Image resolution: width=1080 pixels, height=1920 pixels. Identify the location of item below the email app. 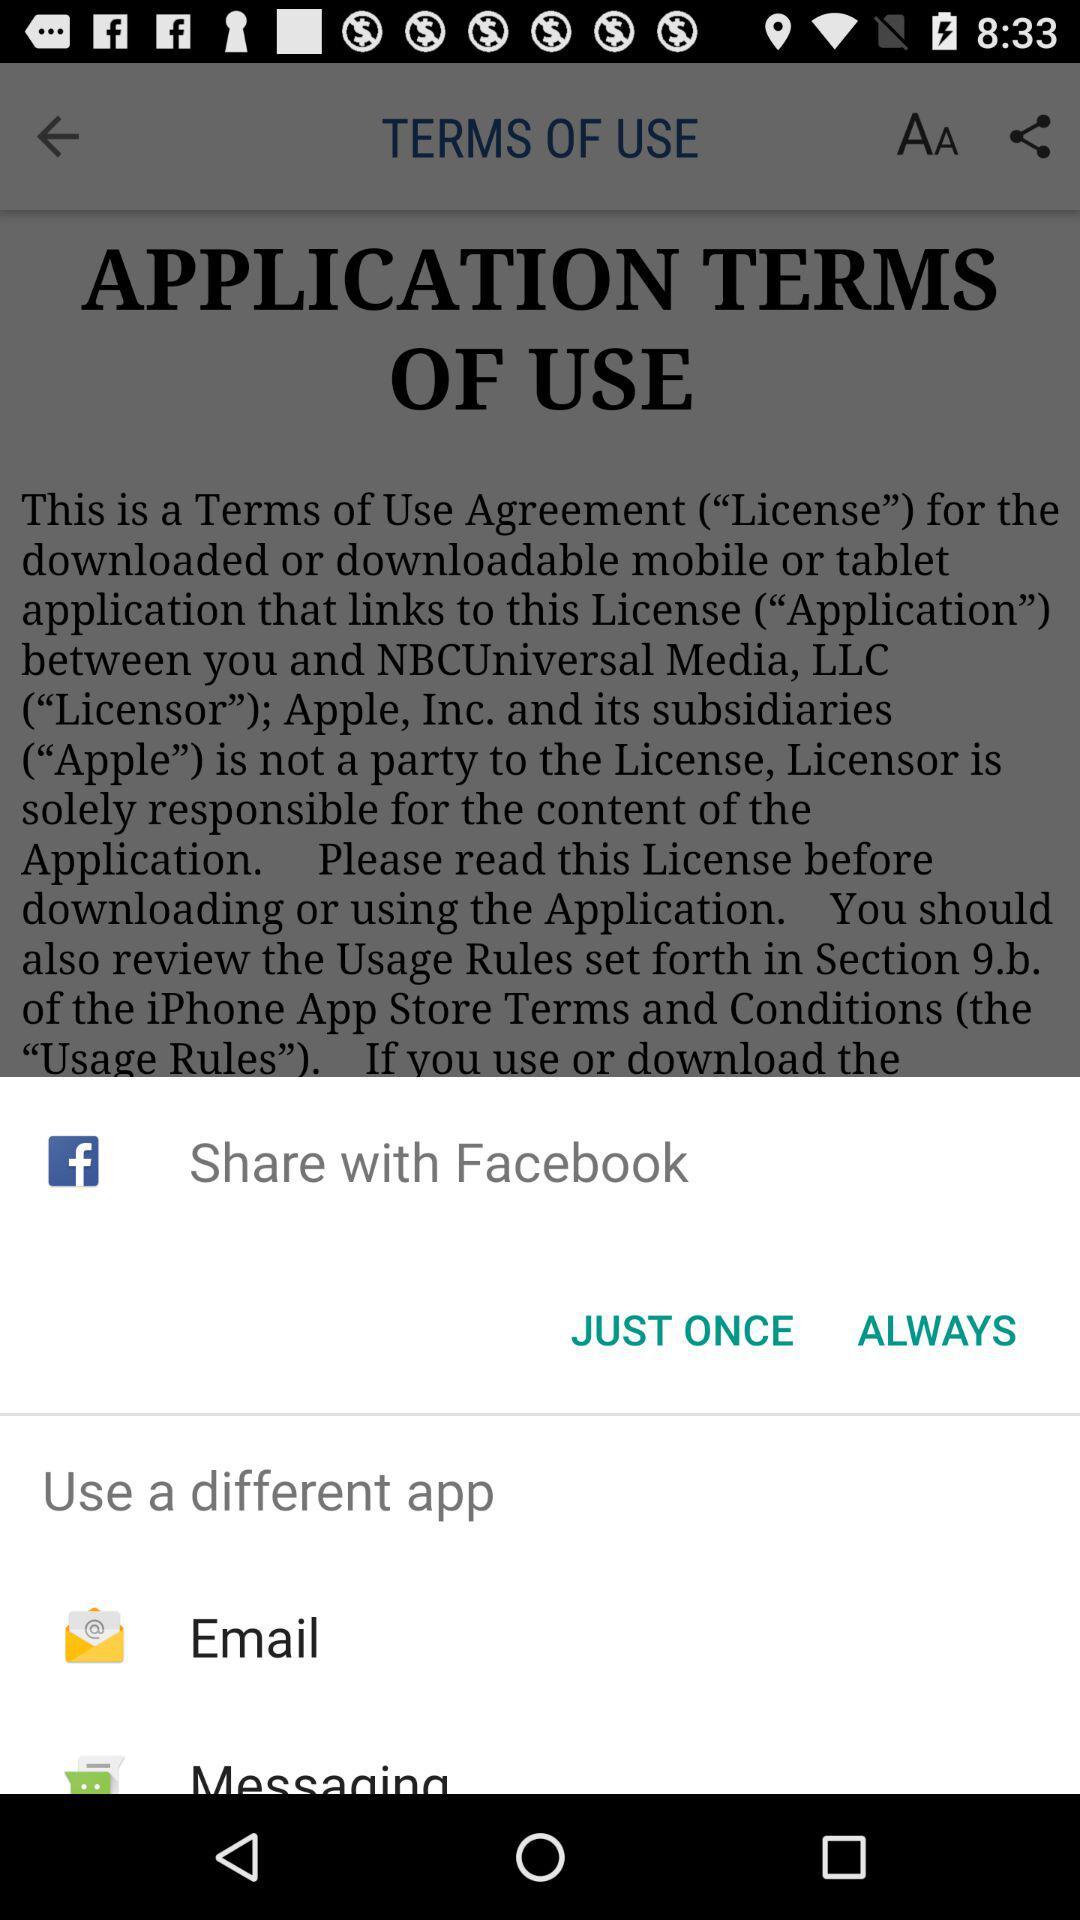
(318, 1770).